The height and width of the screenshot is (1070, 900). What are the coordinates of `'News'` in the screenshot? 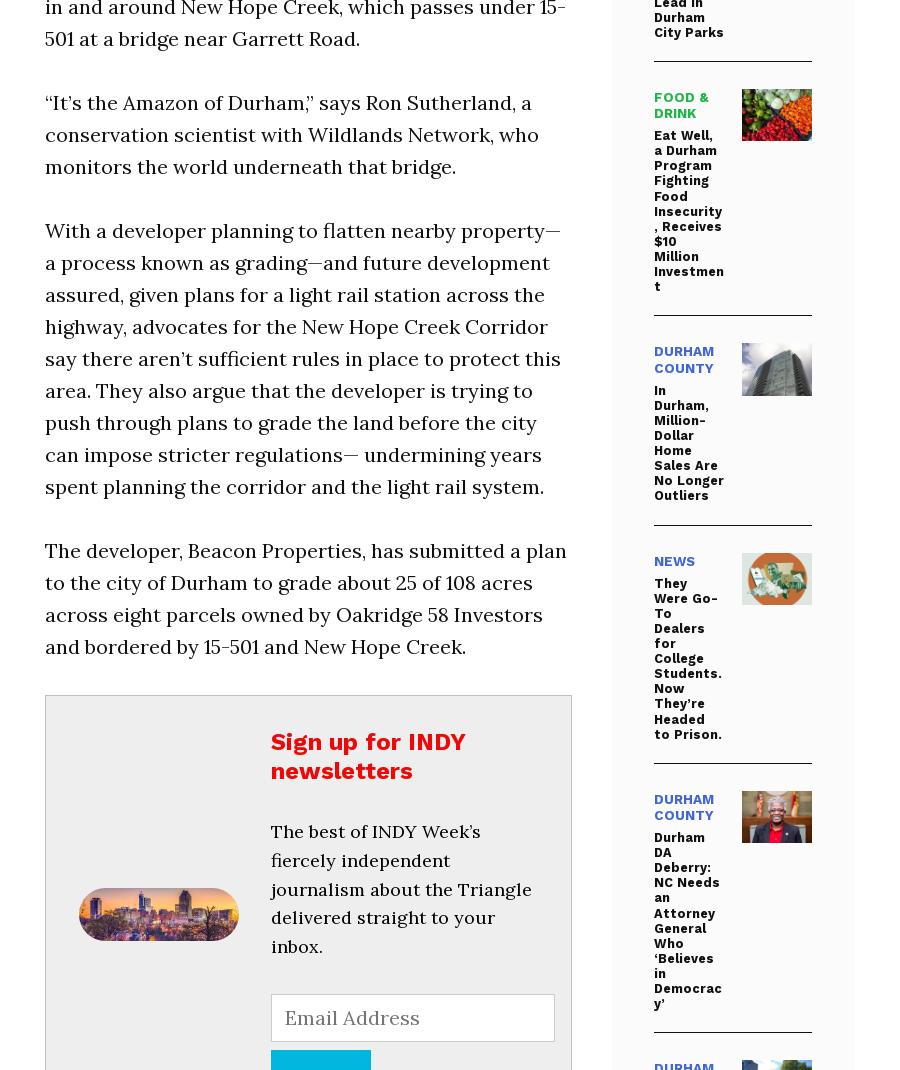 It's located at (674, 559).